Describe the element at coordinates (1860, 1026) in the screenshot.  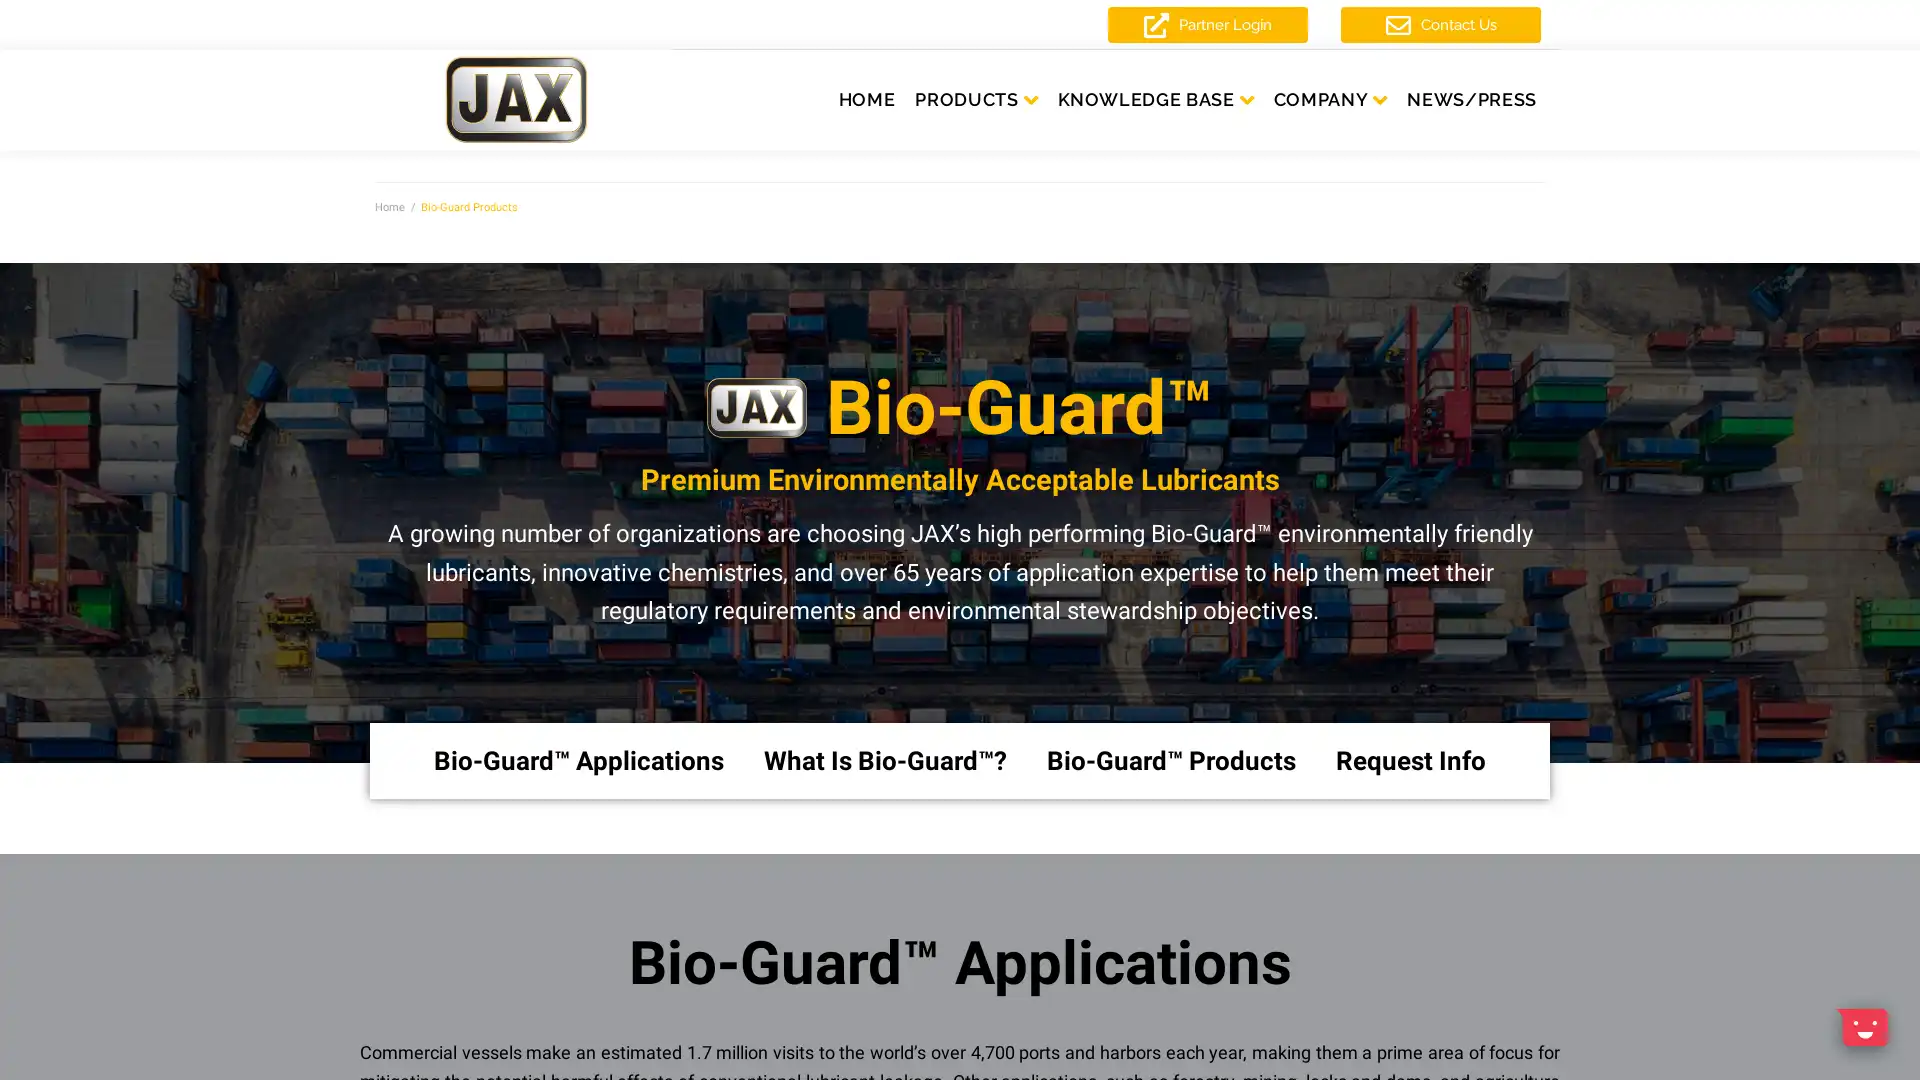
I see `Open` at that location.